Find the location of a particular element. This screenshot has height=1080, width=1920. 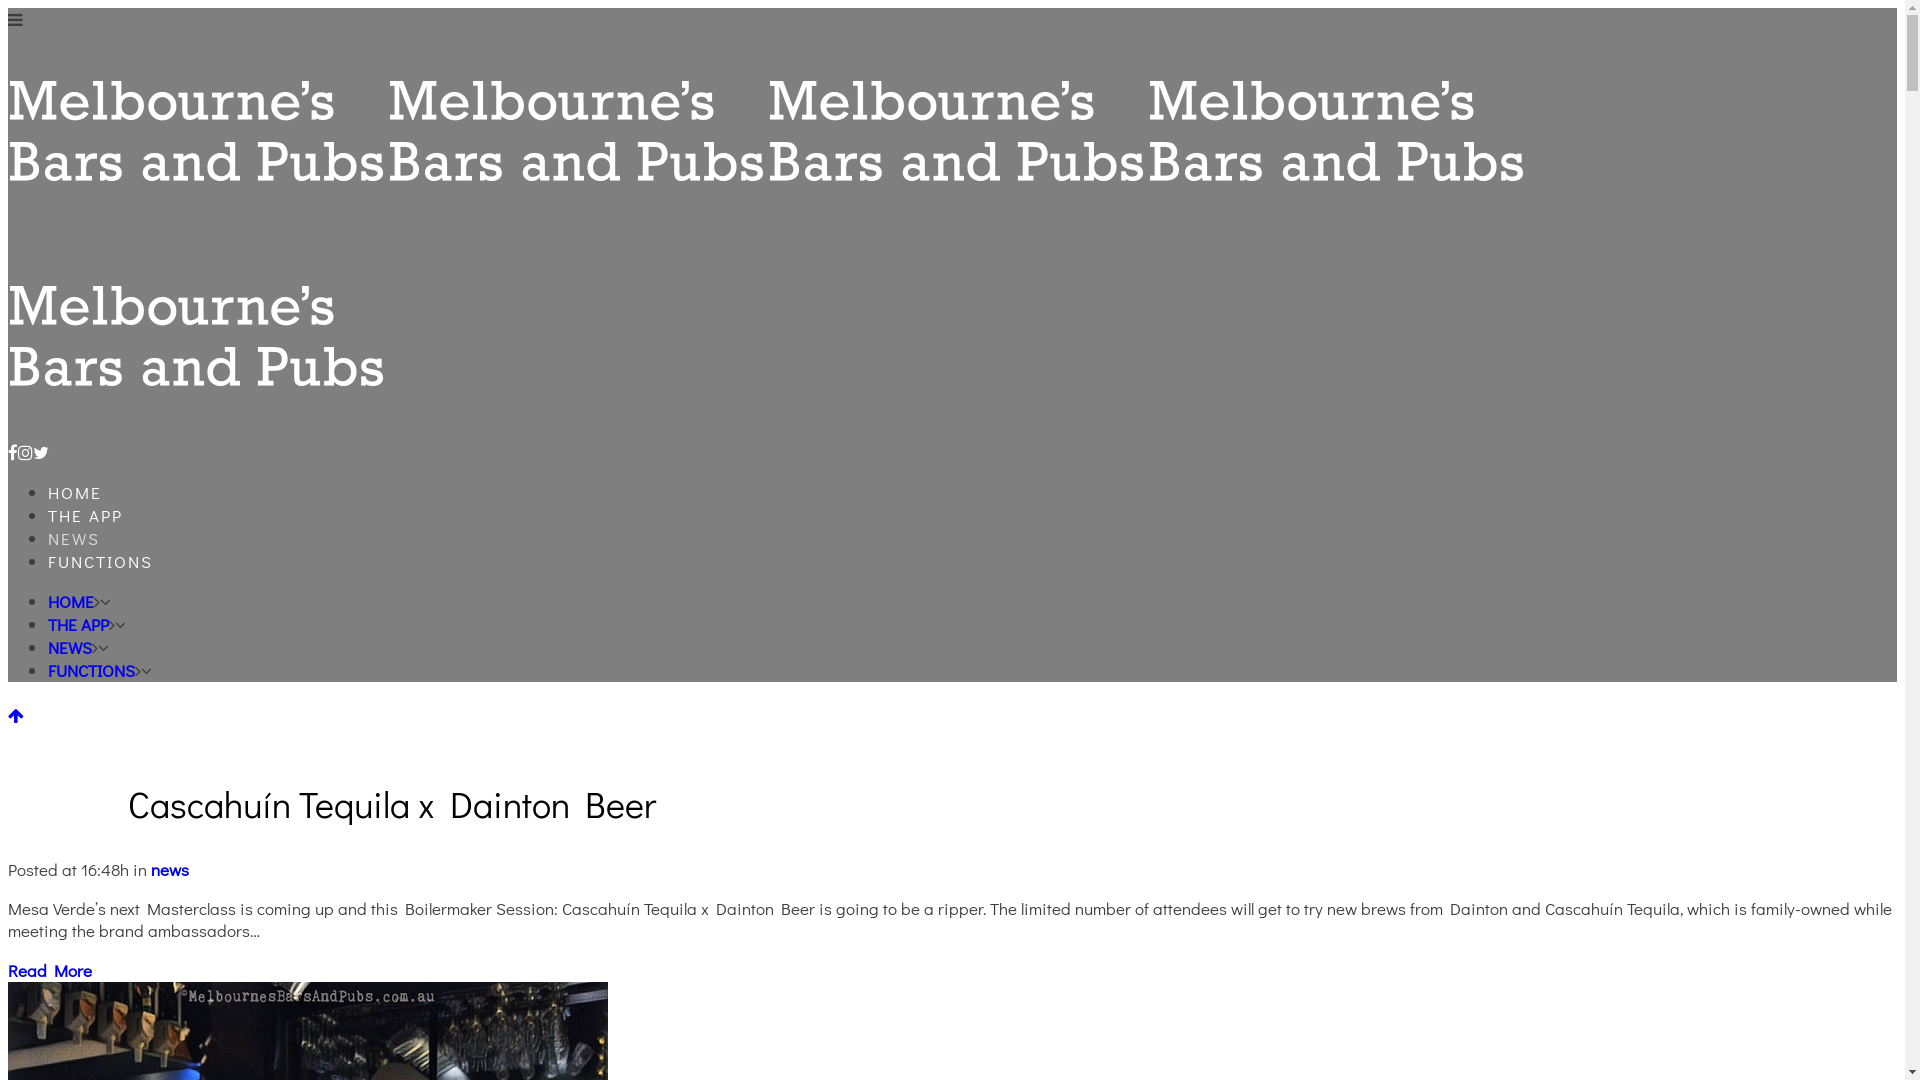

'NEWS' is located at coordinates (73, 537).